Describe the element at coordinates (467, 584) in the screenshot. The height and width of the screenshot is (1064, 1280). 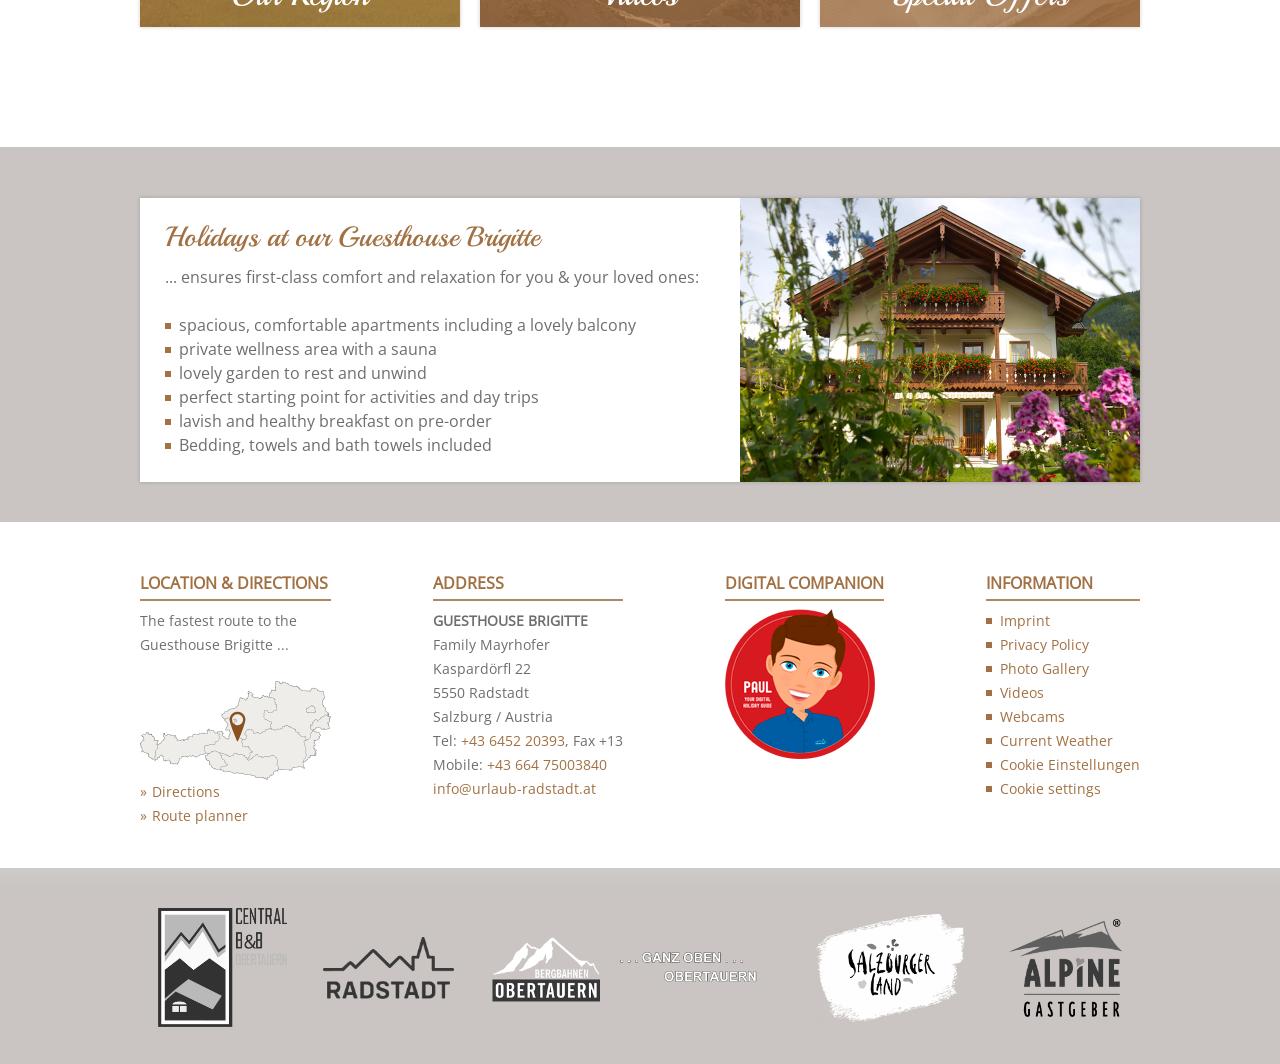
I see `'Address'` at that location.